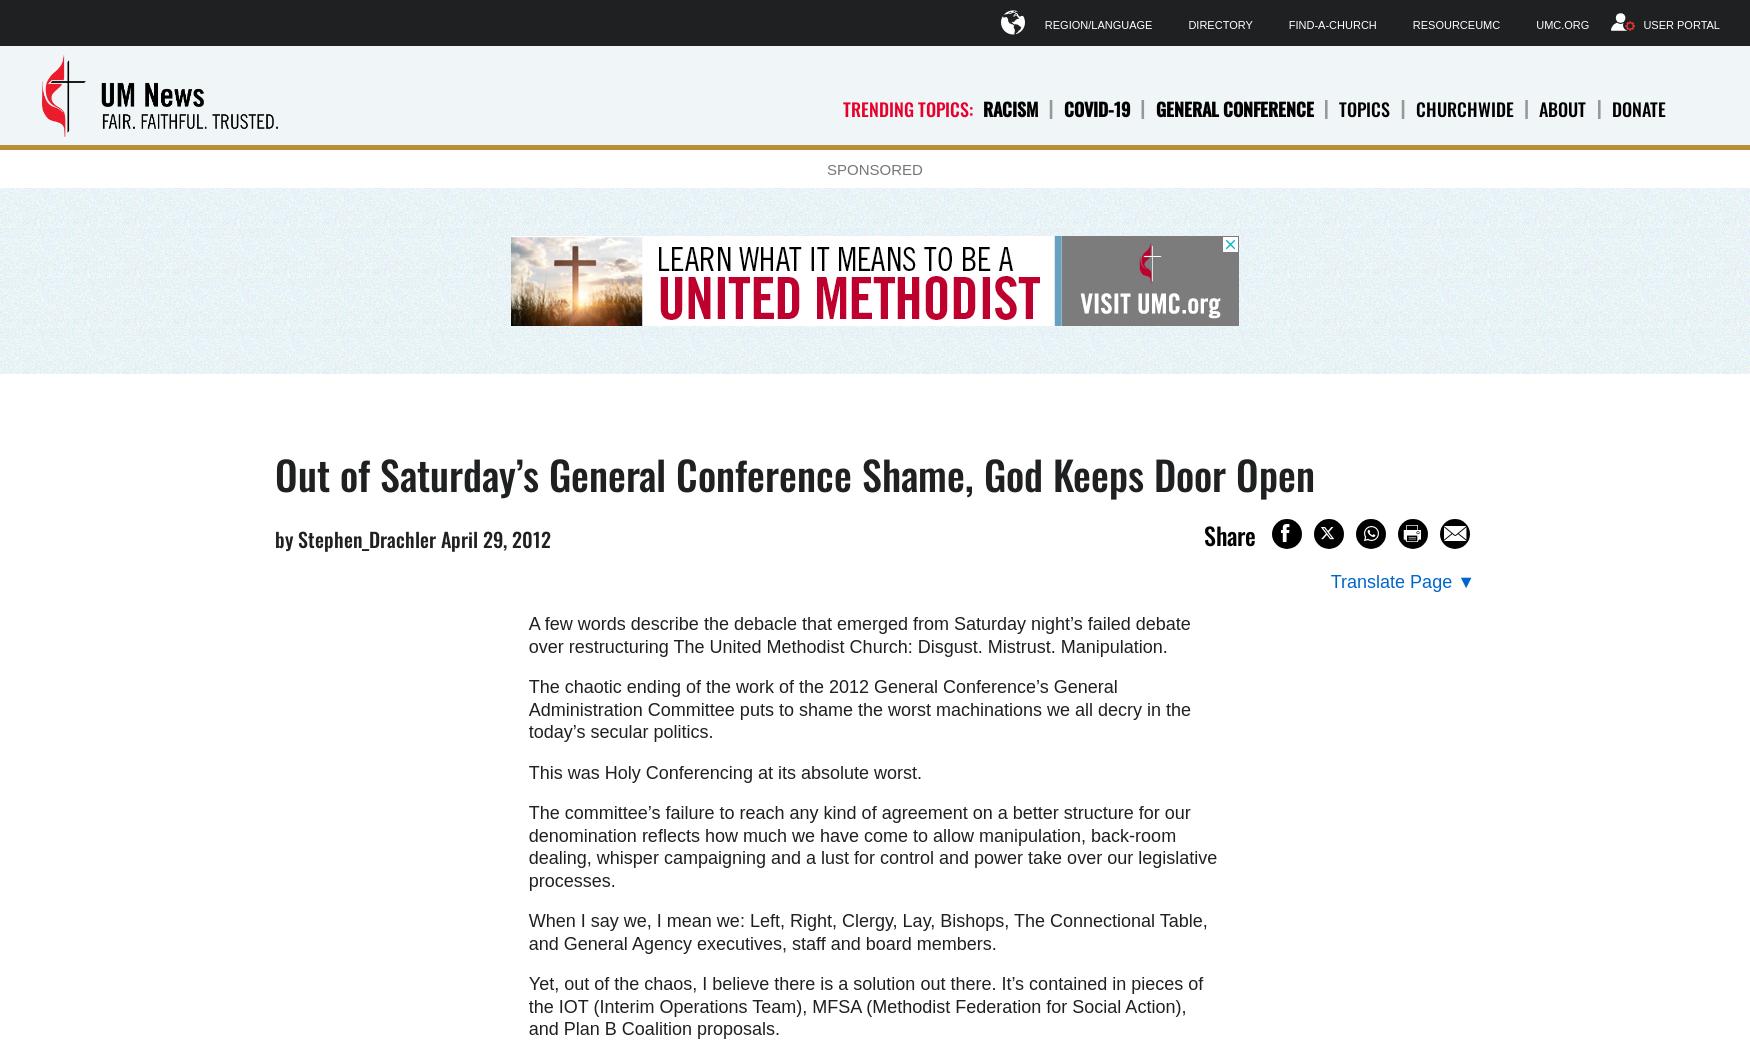 This screenshot has width=1750, height=1055. I want to click on 'Yet, out of the chaos, I believe there is a solution out there. It’s contained in pieces of the IOT (Interim Operations Team), MFSA (Methodist Federation for Social Action), and Plan B Coalition proposals.', so click(865, 1005).